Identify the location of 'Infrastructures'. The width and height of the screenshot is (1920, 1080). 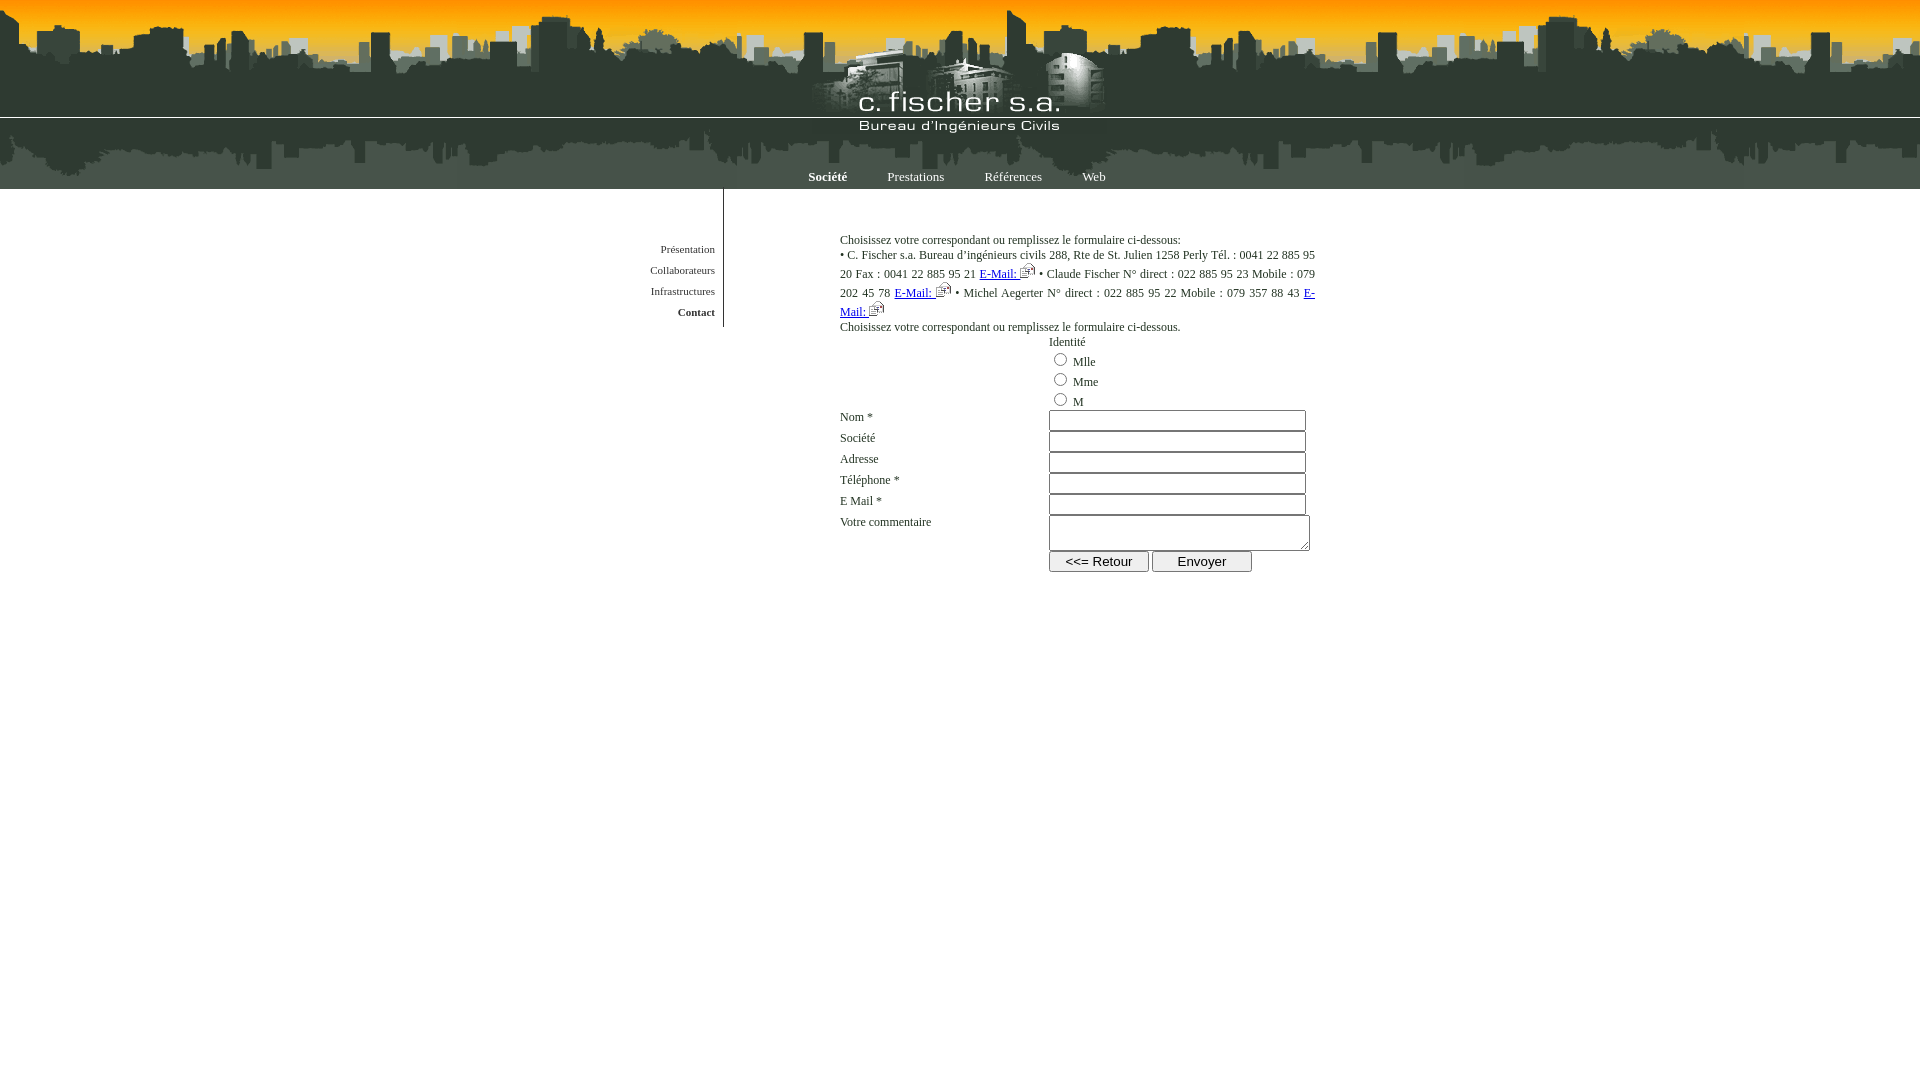
(660, 290).